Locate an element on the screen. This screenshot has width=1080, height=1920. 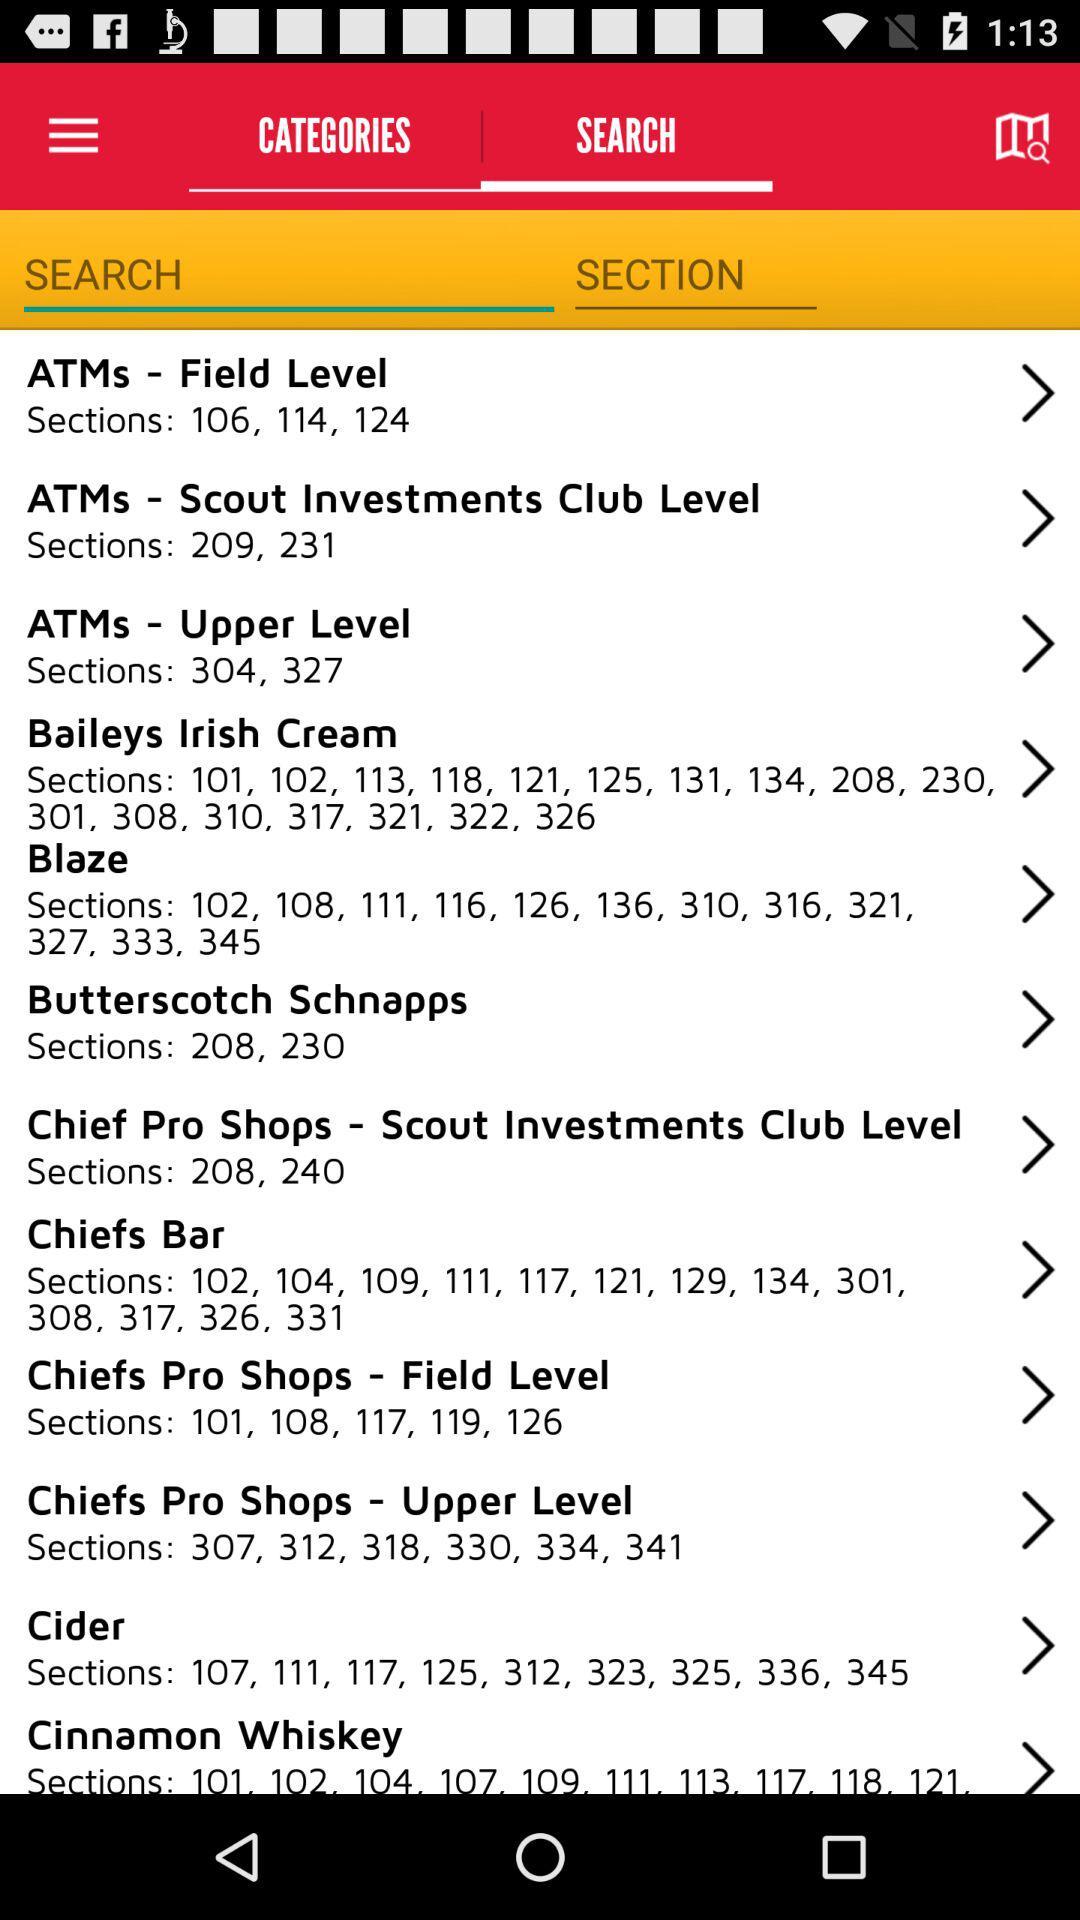
section button is located at coordinates (694, 273).